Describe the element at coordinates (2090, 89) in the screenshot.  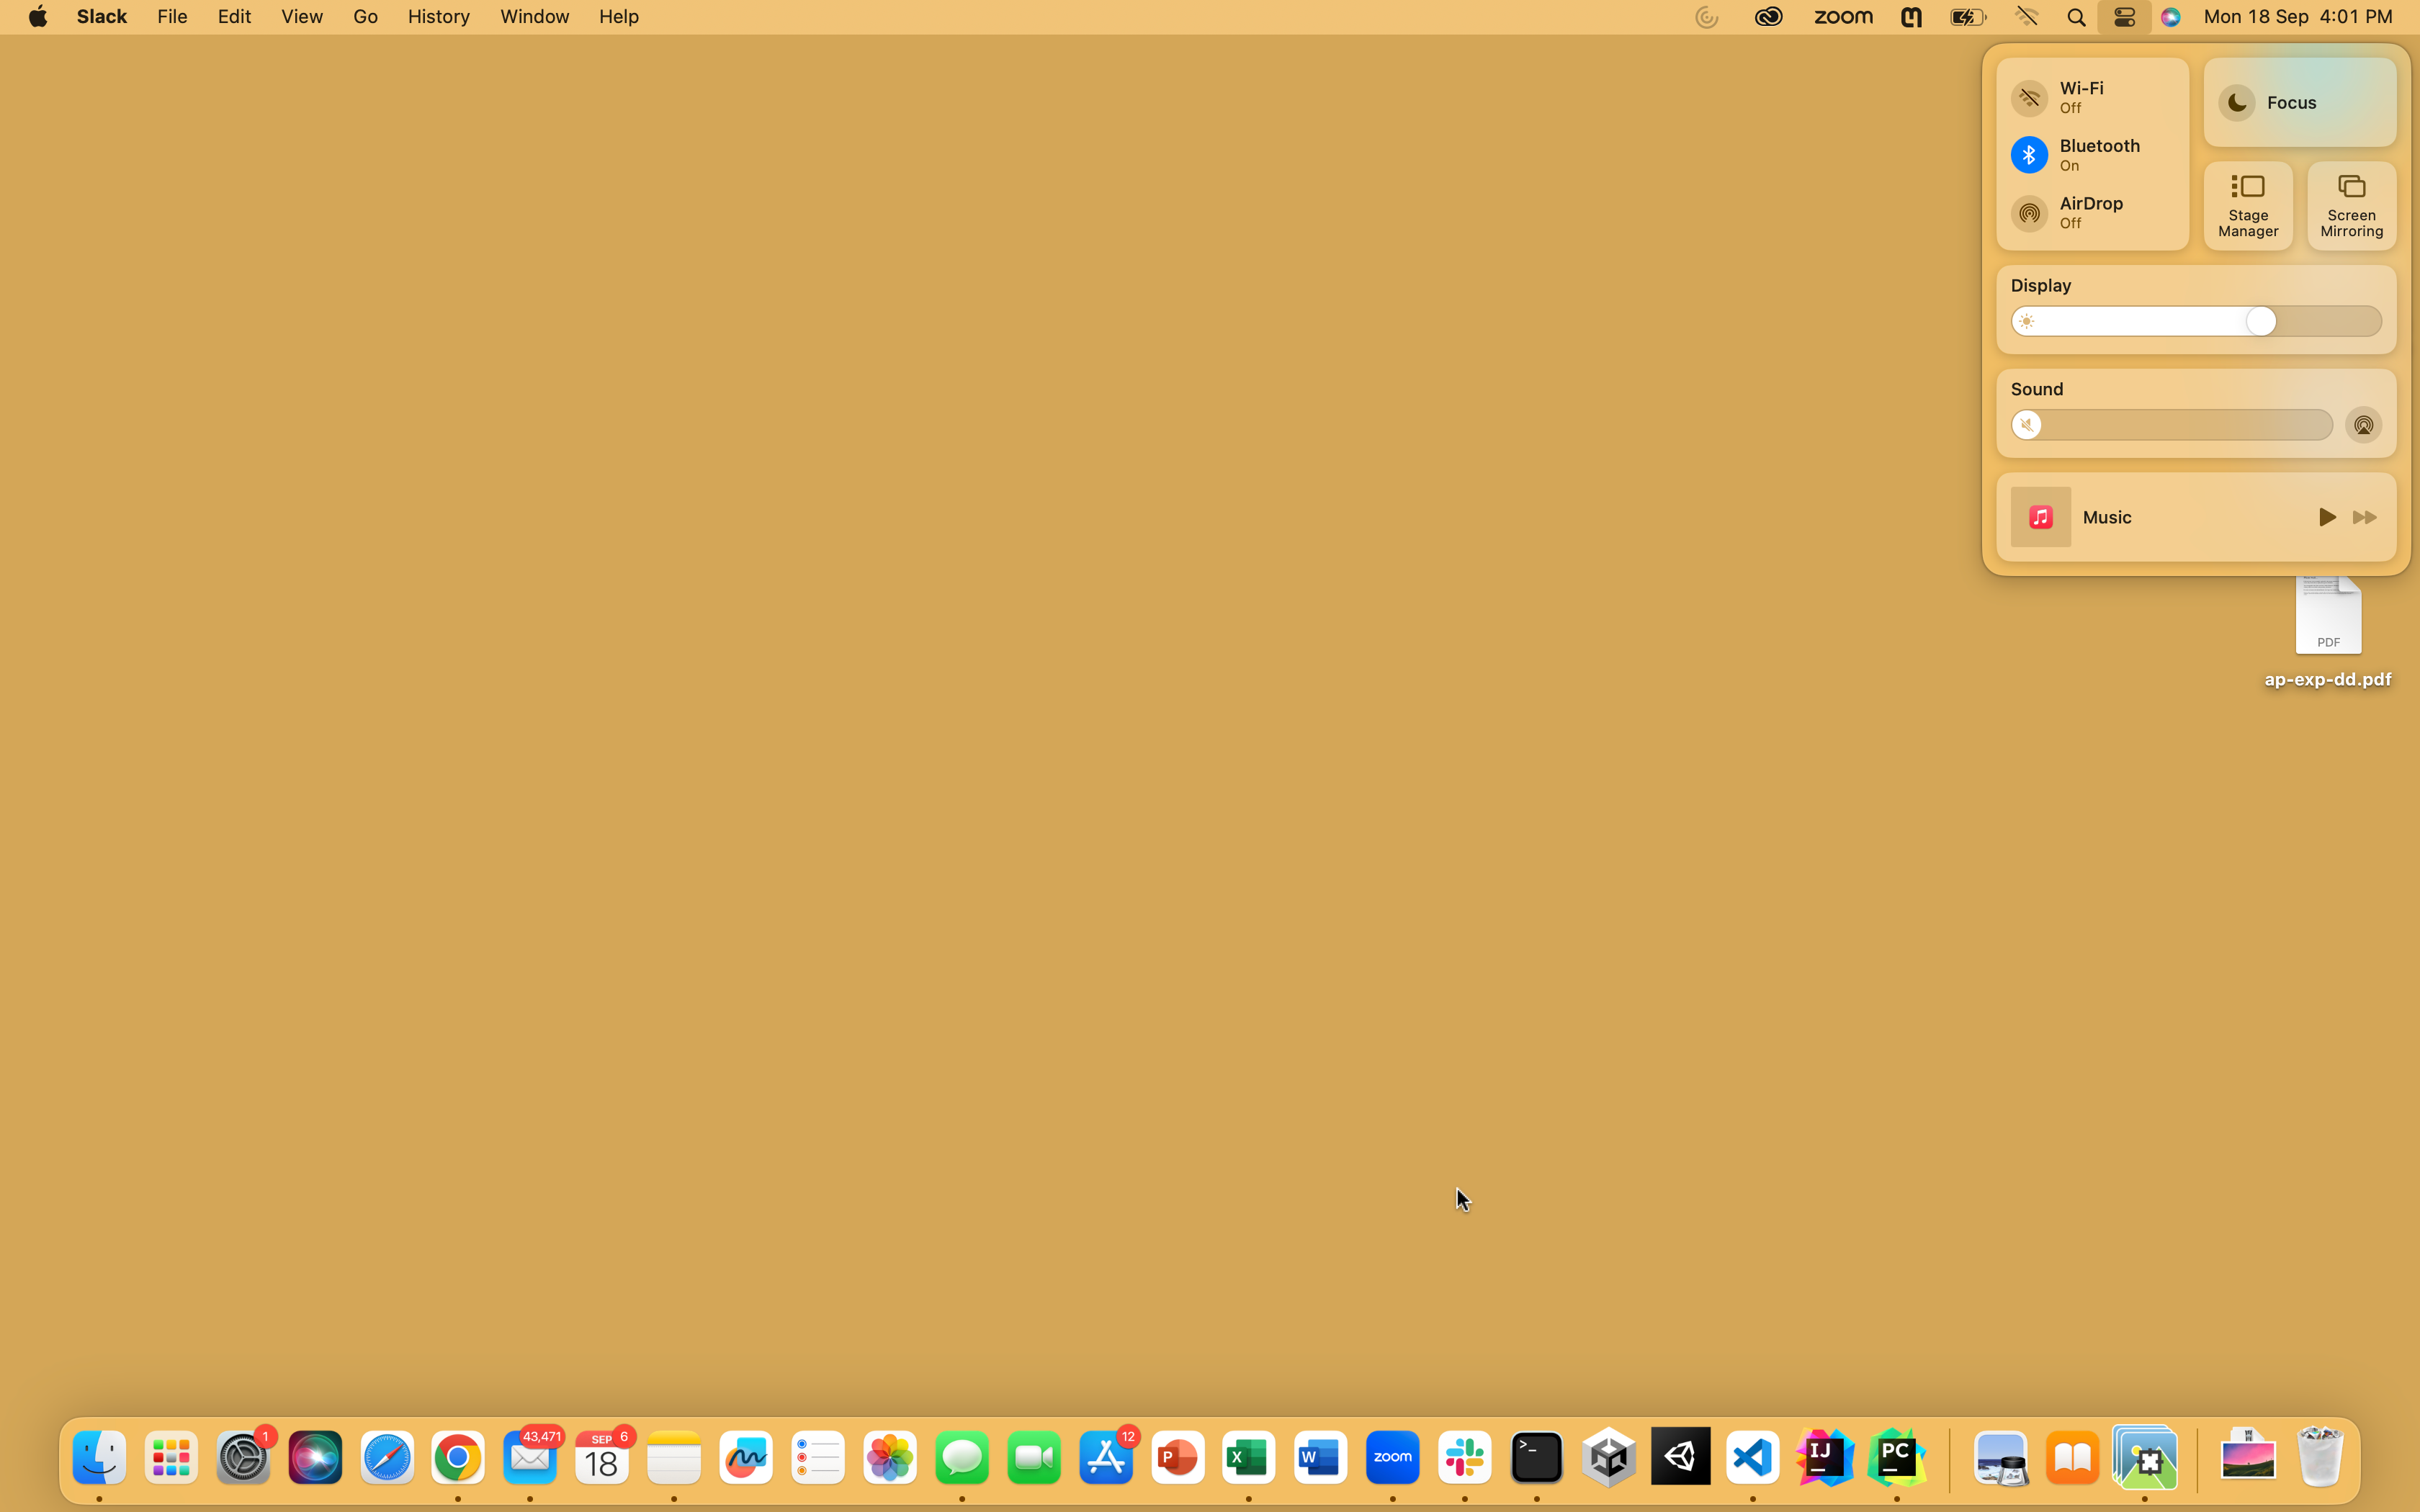
I see `Invert the wifi and bluetooth selection options` at that location.